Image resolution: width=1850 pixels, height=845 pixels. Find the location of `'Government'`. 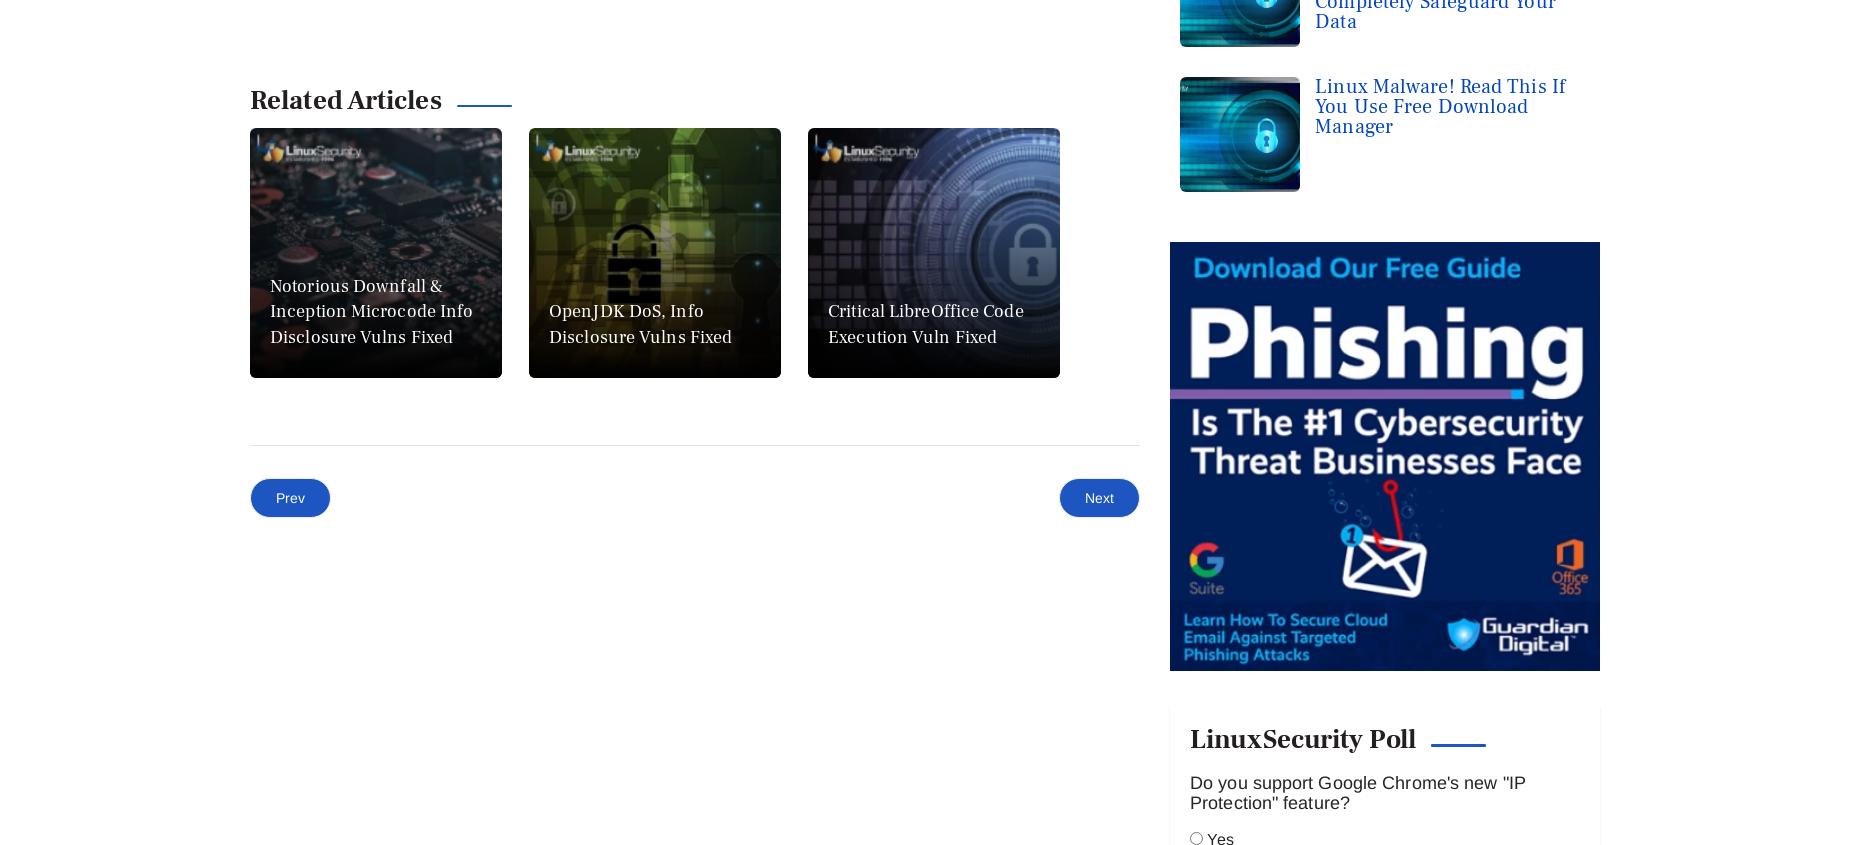

'Government' is located at coordinates (273, 798).